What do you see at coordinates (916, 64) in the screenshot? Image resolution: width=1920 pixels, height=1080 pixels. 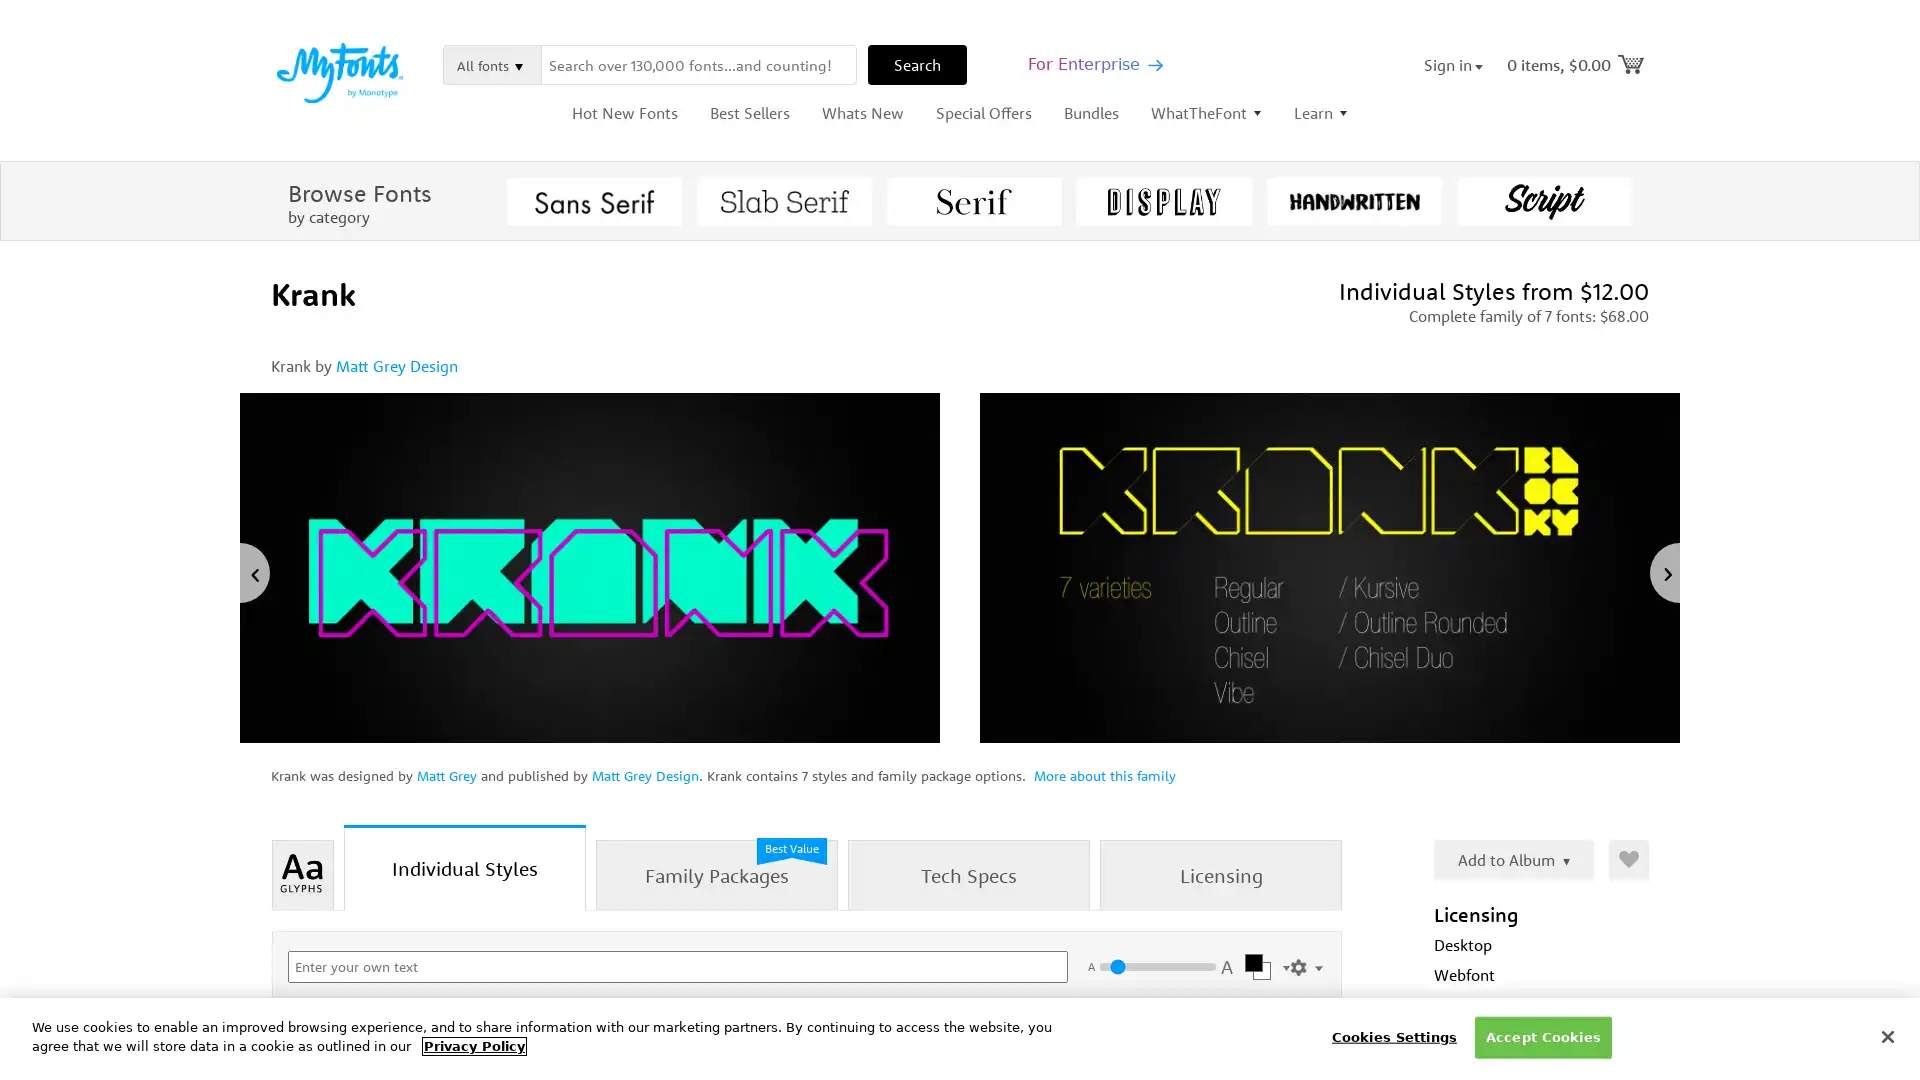 I see `Search` at bounding box center [916, 64].